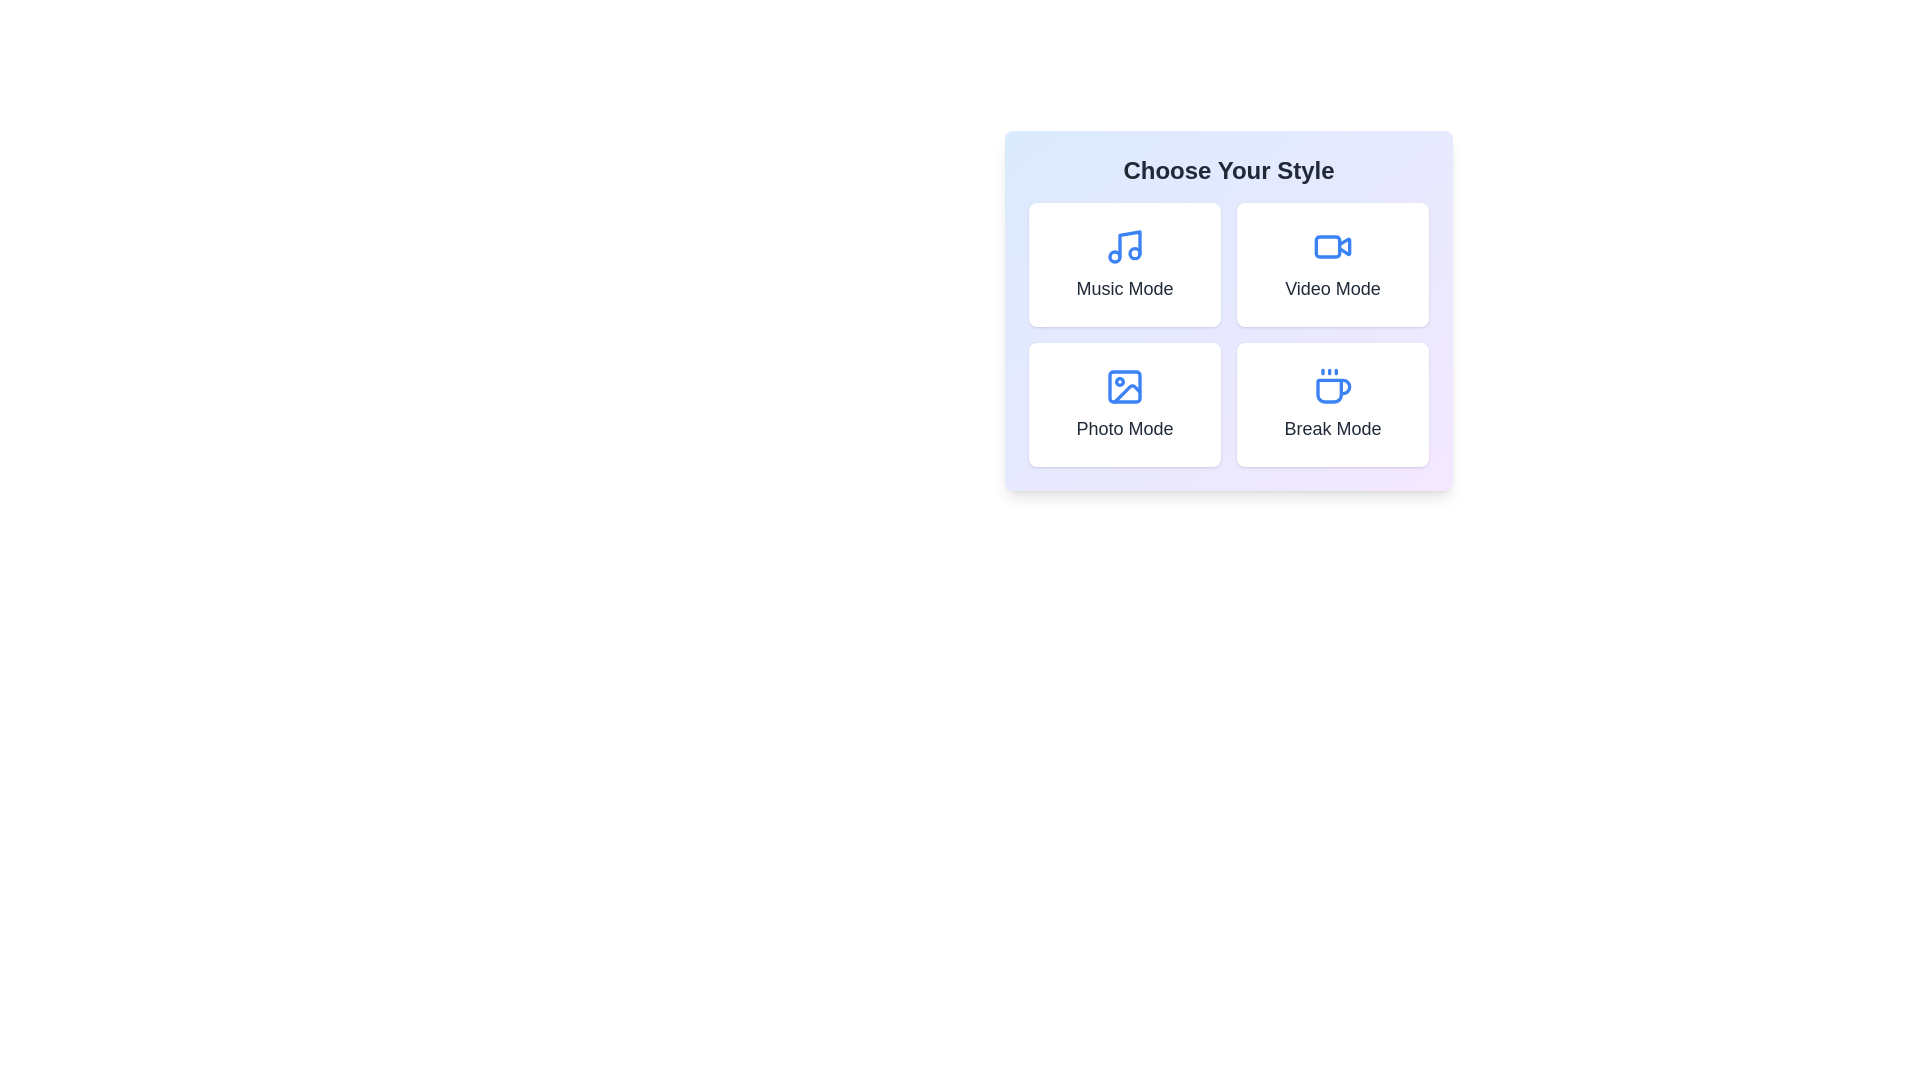 The image size is (1920, 1080). What do you see at coordinates (1124, 405) in the screenshot?
I see `the button labeled Photo Mode to trigger additional actions` at bounding box center [1124, 405].